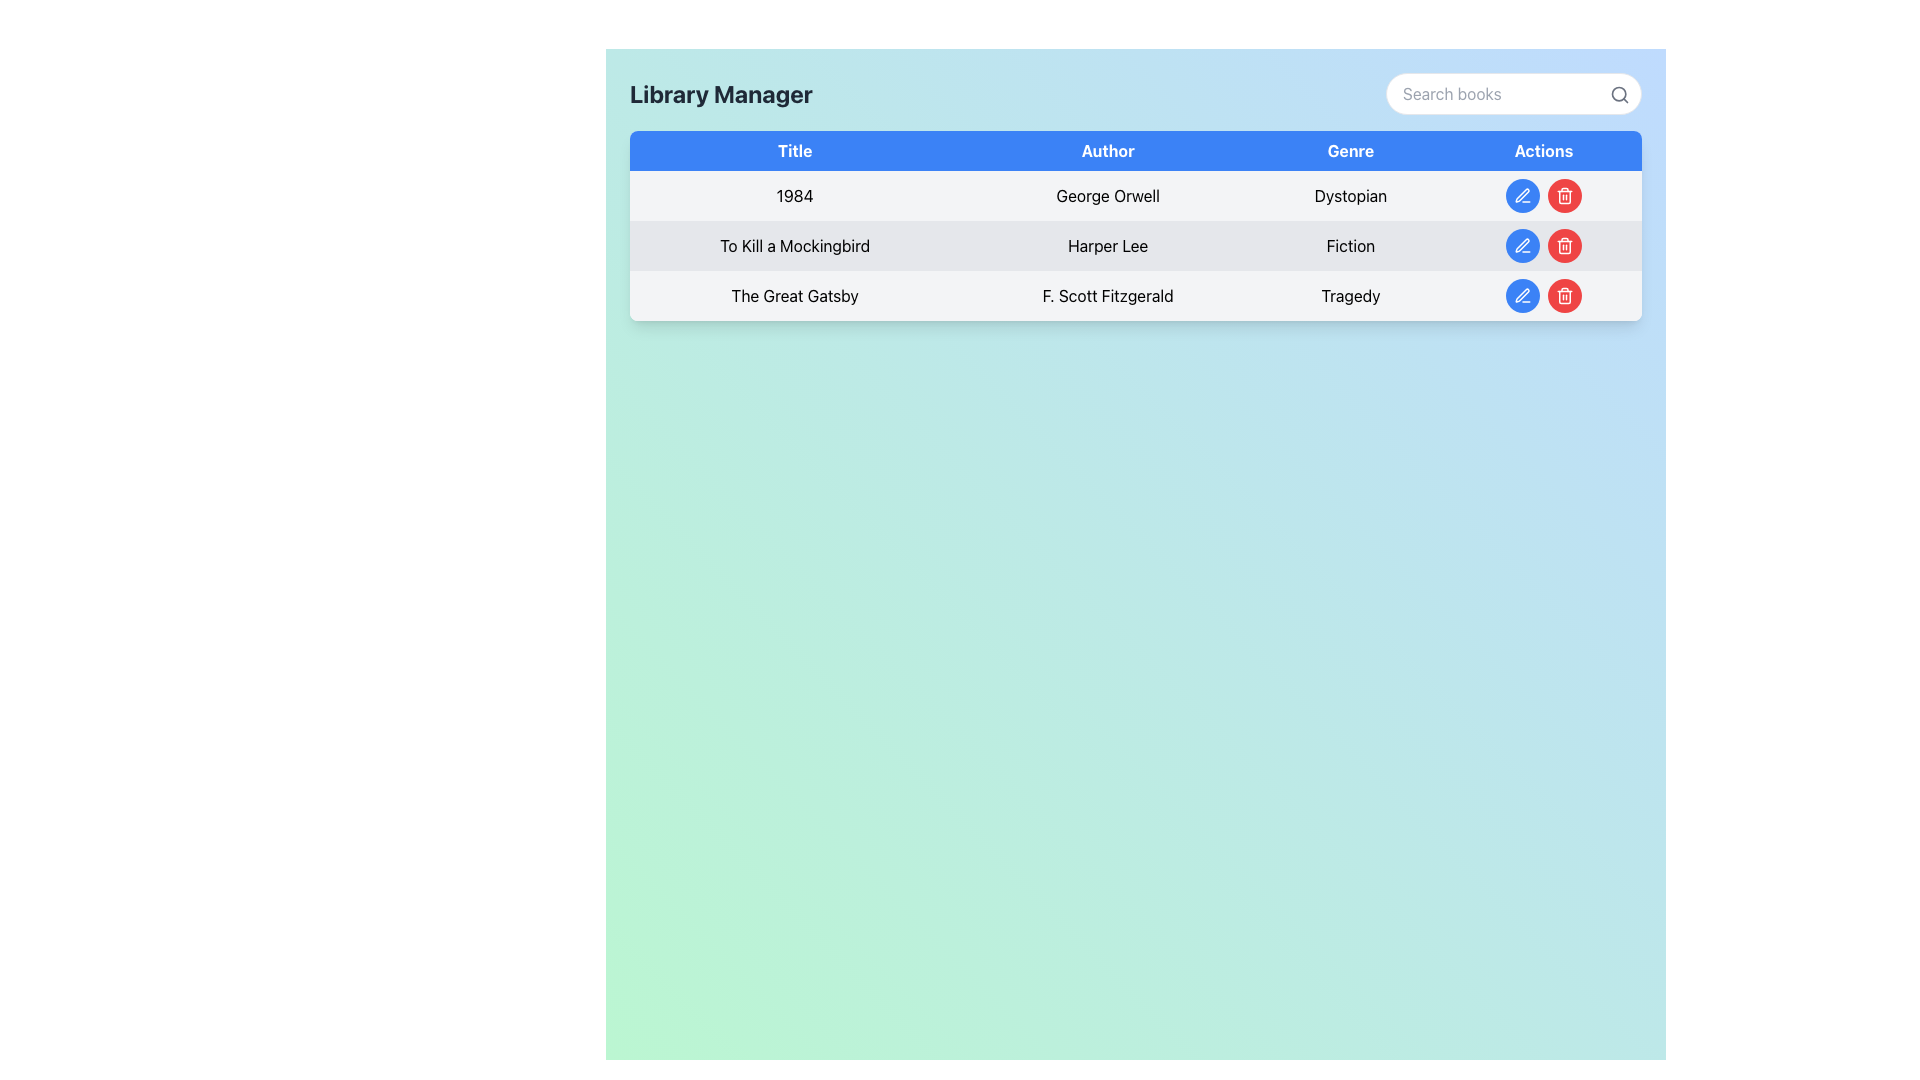  What do you see at coordinates (794, 245) in the screenshot?
I see `the text label displaying 'To Kill a Mockingbird', which is located in the first column of the second row under the 'Title' column of a data table` at bounding box center [794, 245].